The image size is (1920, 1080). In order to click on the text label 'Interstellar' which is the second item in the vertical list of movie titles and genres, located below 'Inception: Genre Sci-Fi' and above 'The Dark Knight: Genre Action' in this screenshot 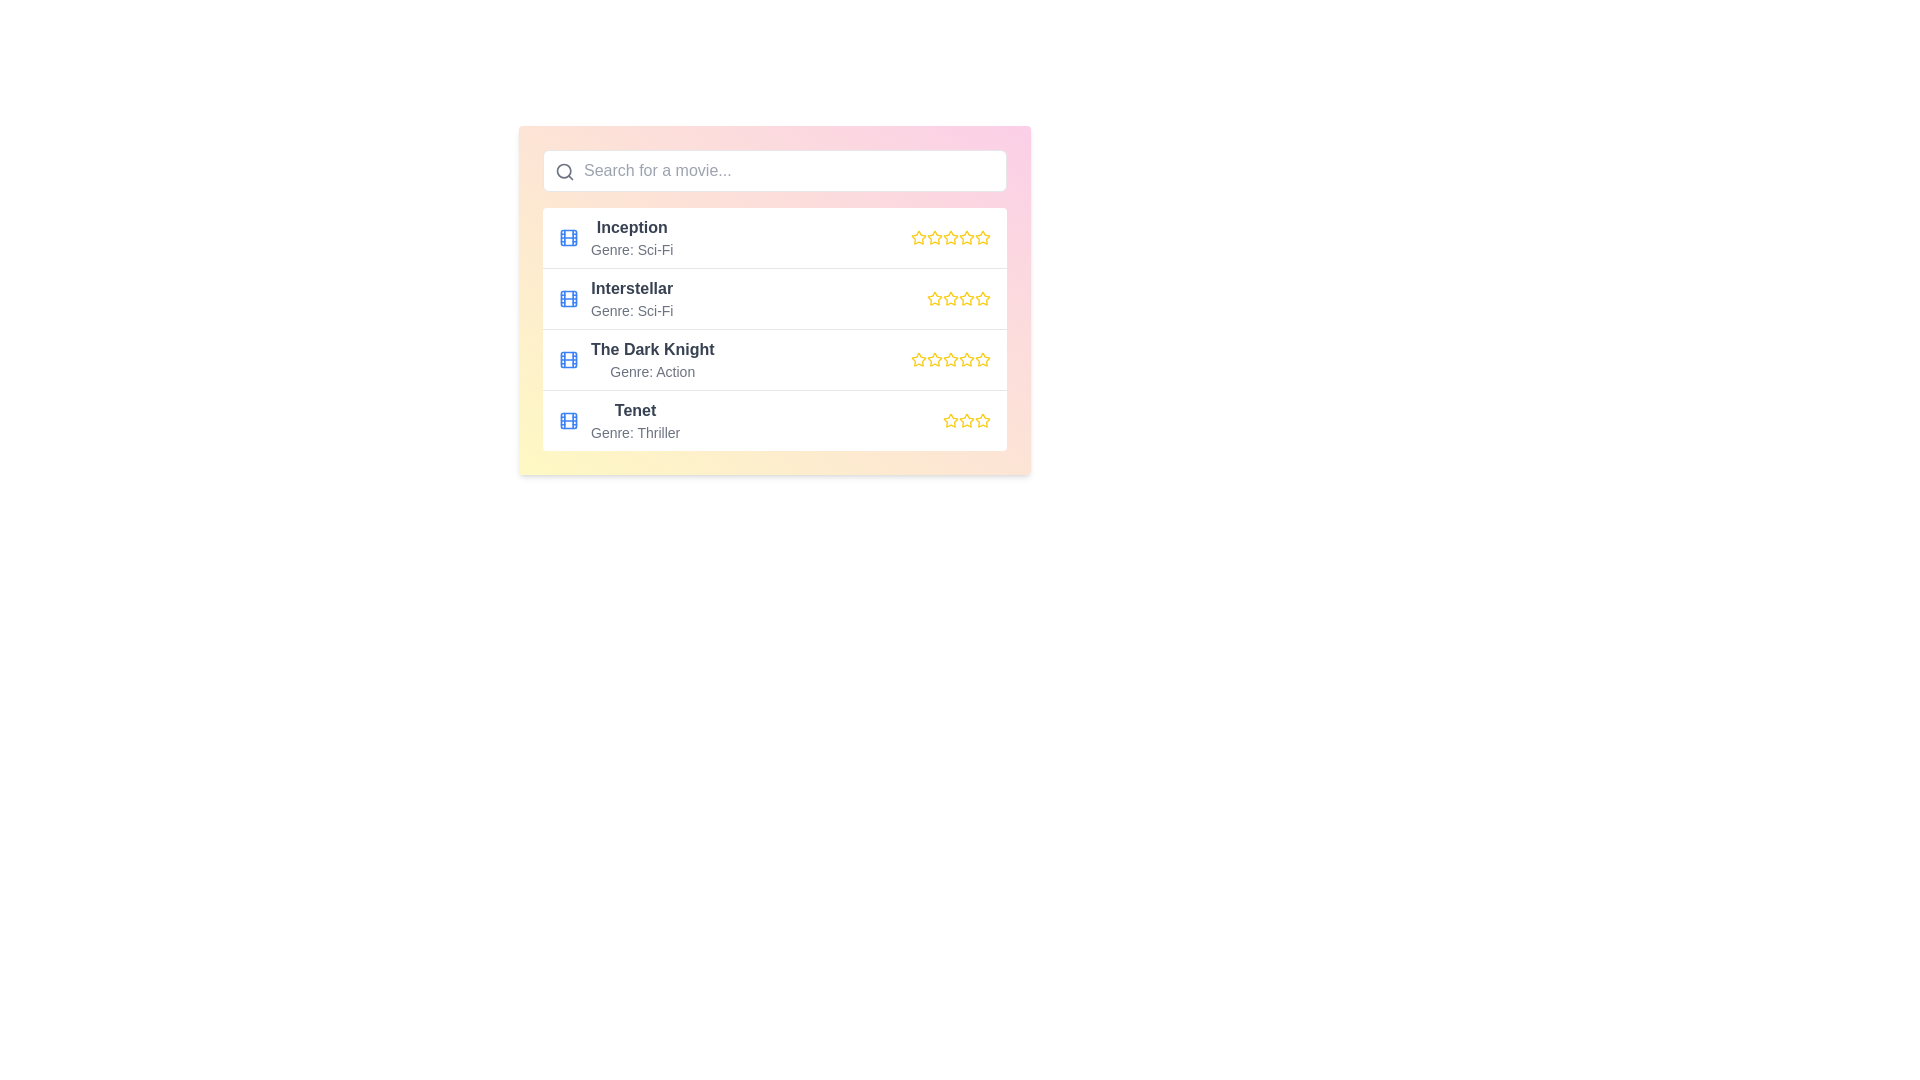, I will do `click(631, 299)`.